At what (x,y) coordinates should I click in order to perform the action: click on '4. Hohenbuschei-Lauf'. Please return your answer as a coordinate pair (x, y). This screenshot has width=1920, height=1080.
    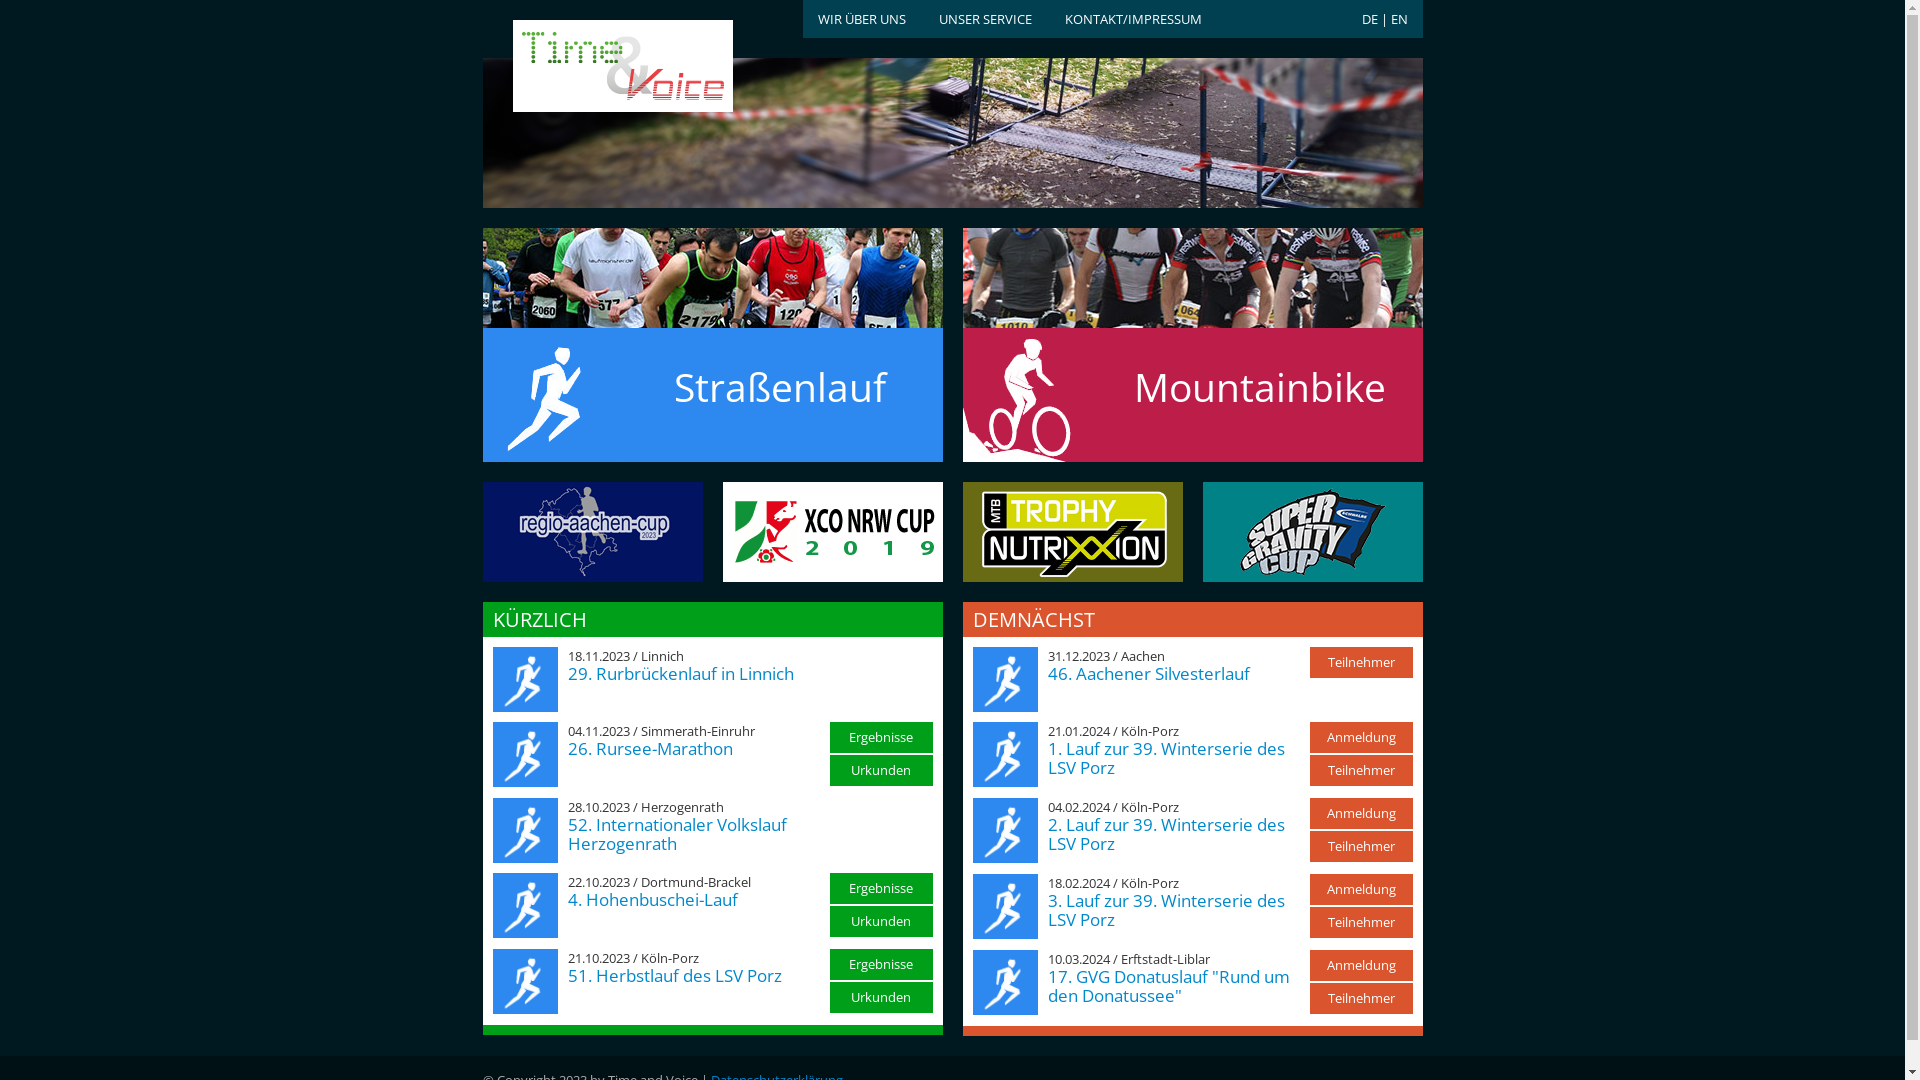
    Looking at the image, I should click on (652, 898).